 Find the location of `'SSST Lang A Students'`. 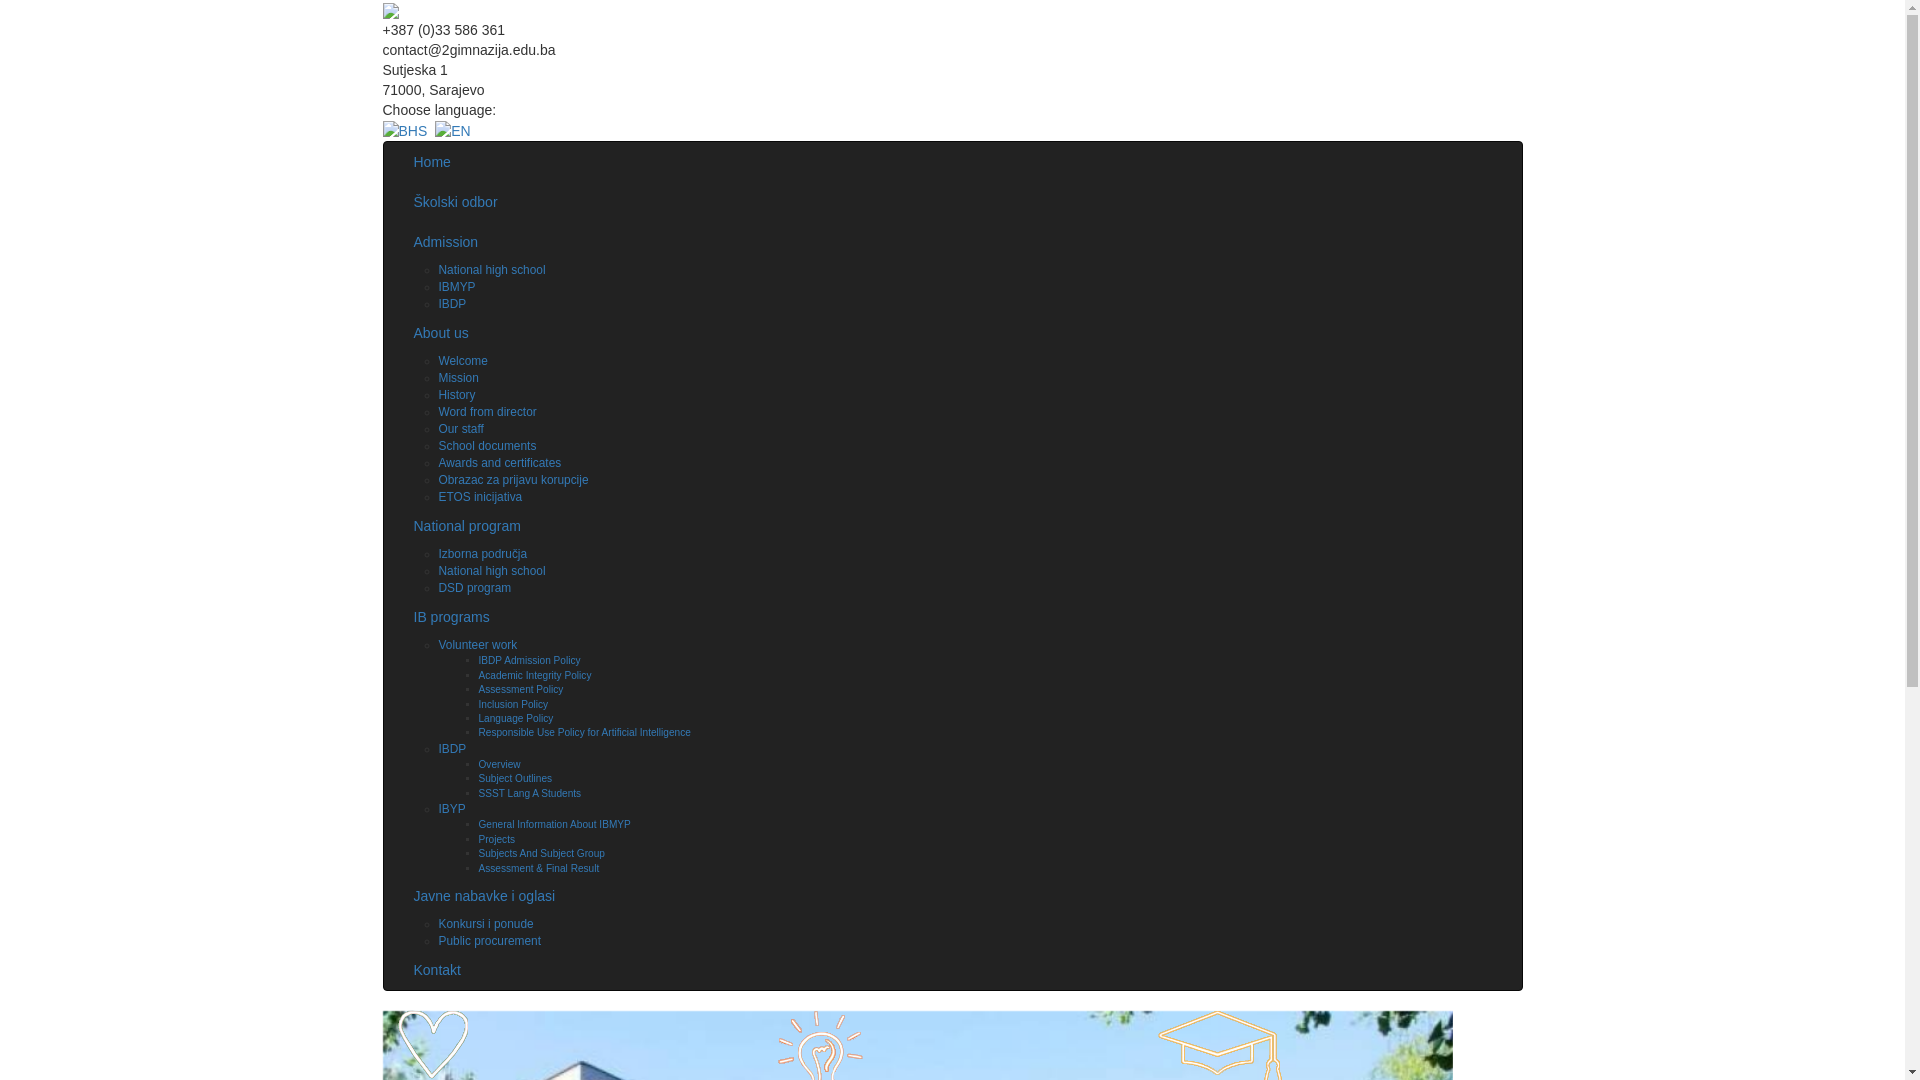

'SSST Lang A Students' is located at coordinates (529, 792).